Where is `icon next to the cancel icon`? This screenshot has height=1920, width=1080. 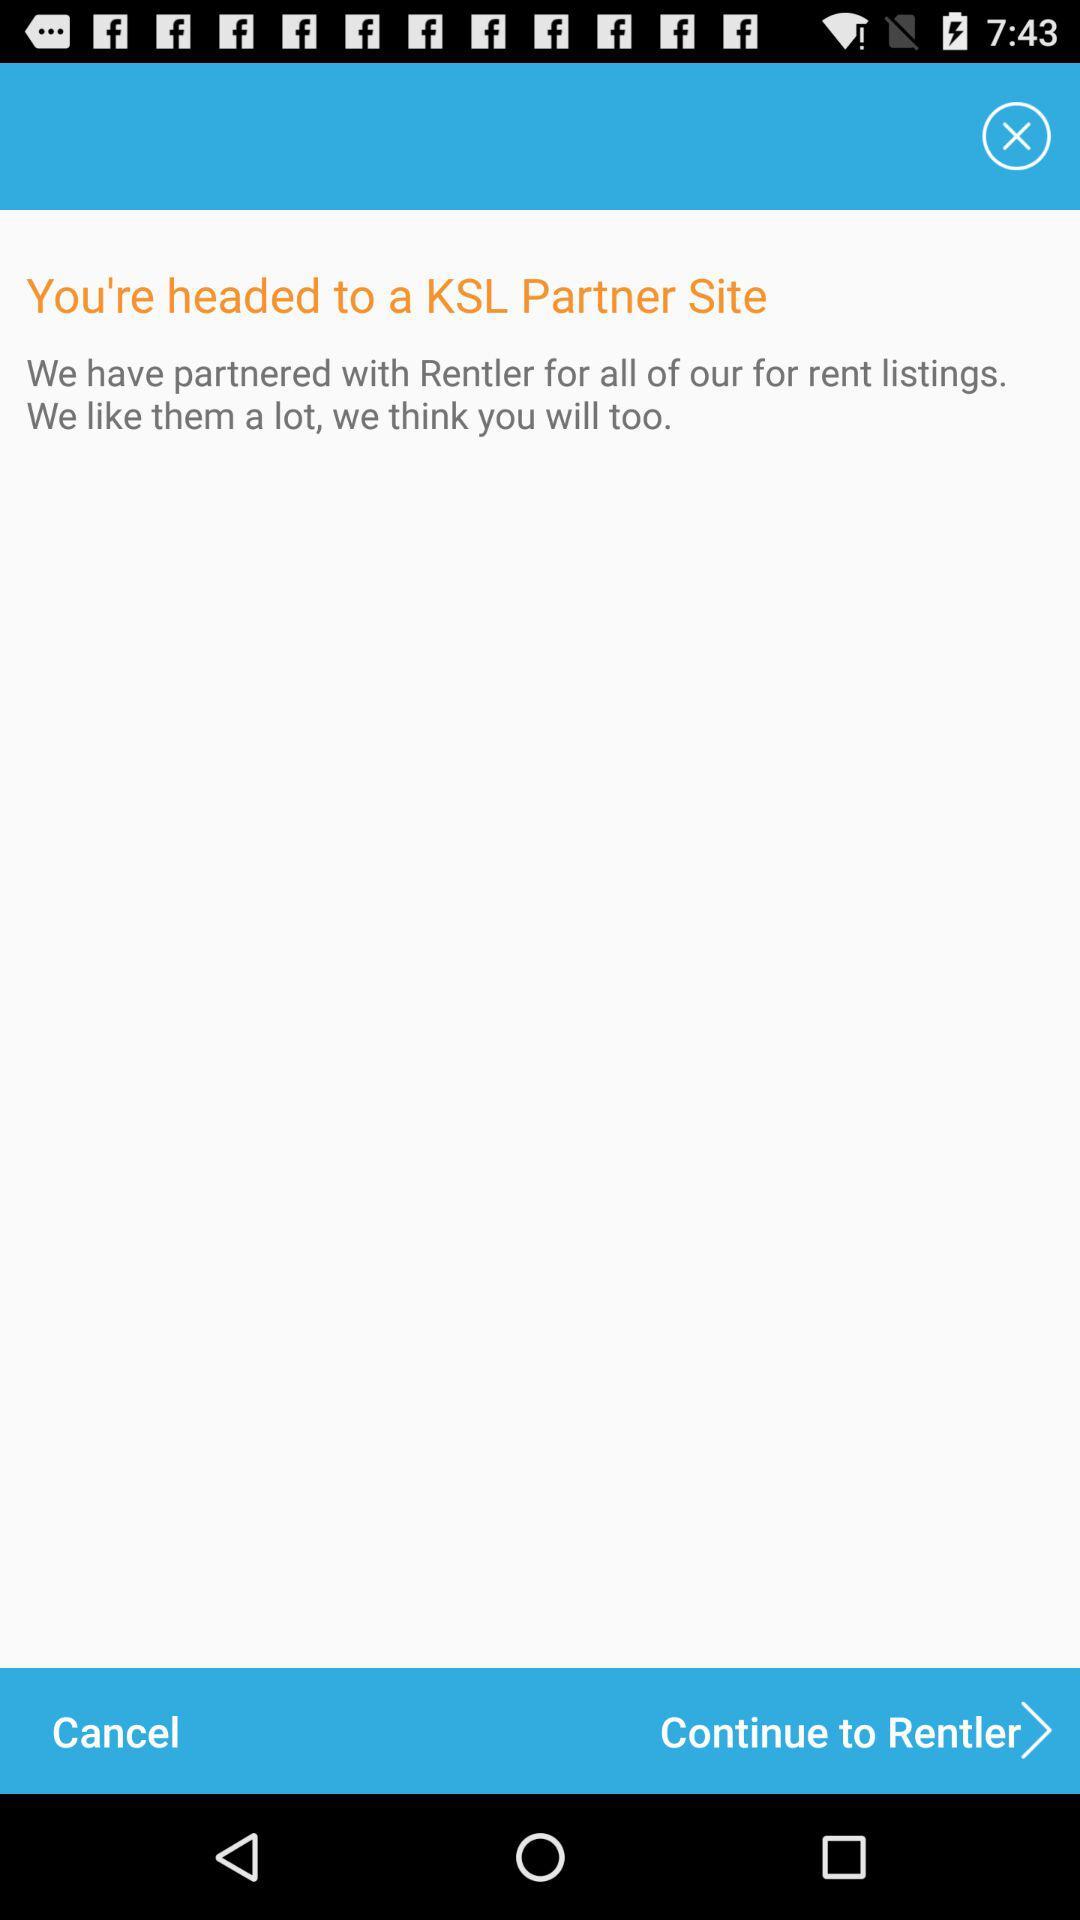 icon next to the cancel icon is located at coordinates (869, 1730).